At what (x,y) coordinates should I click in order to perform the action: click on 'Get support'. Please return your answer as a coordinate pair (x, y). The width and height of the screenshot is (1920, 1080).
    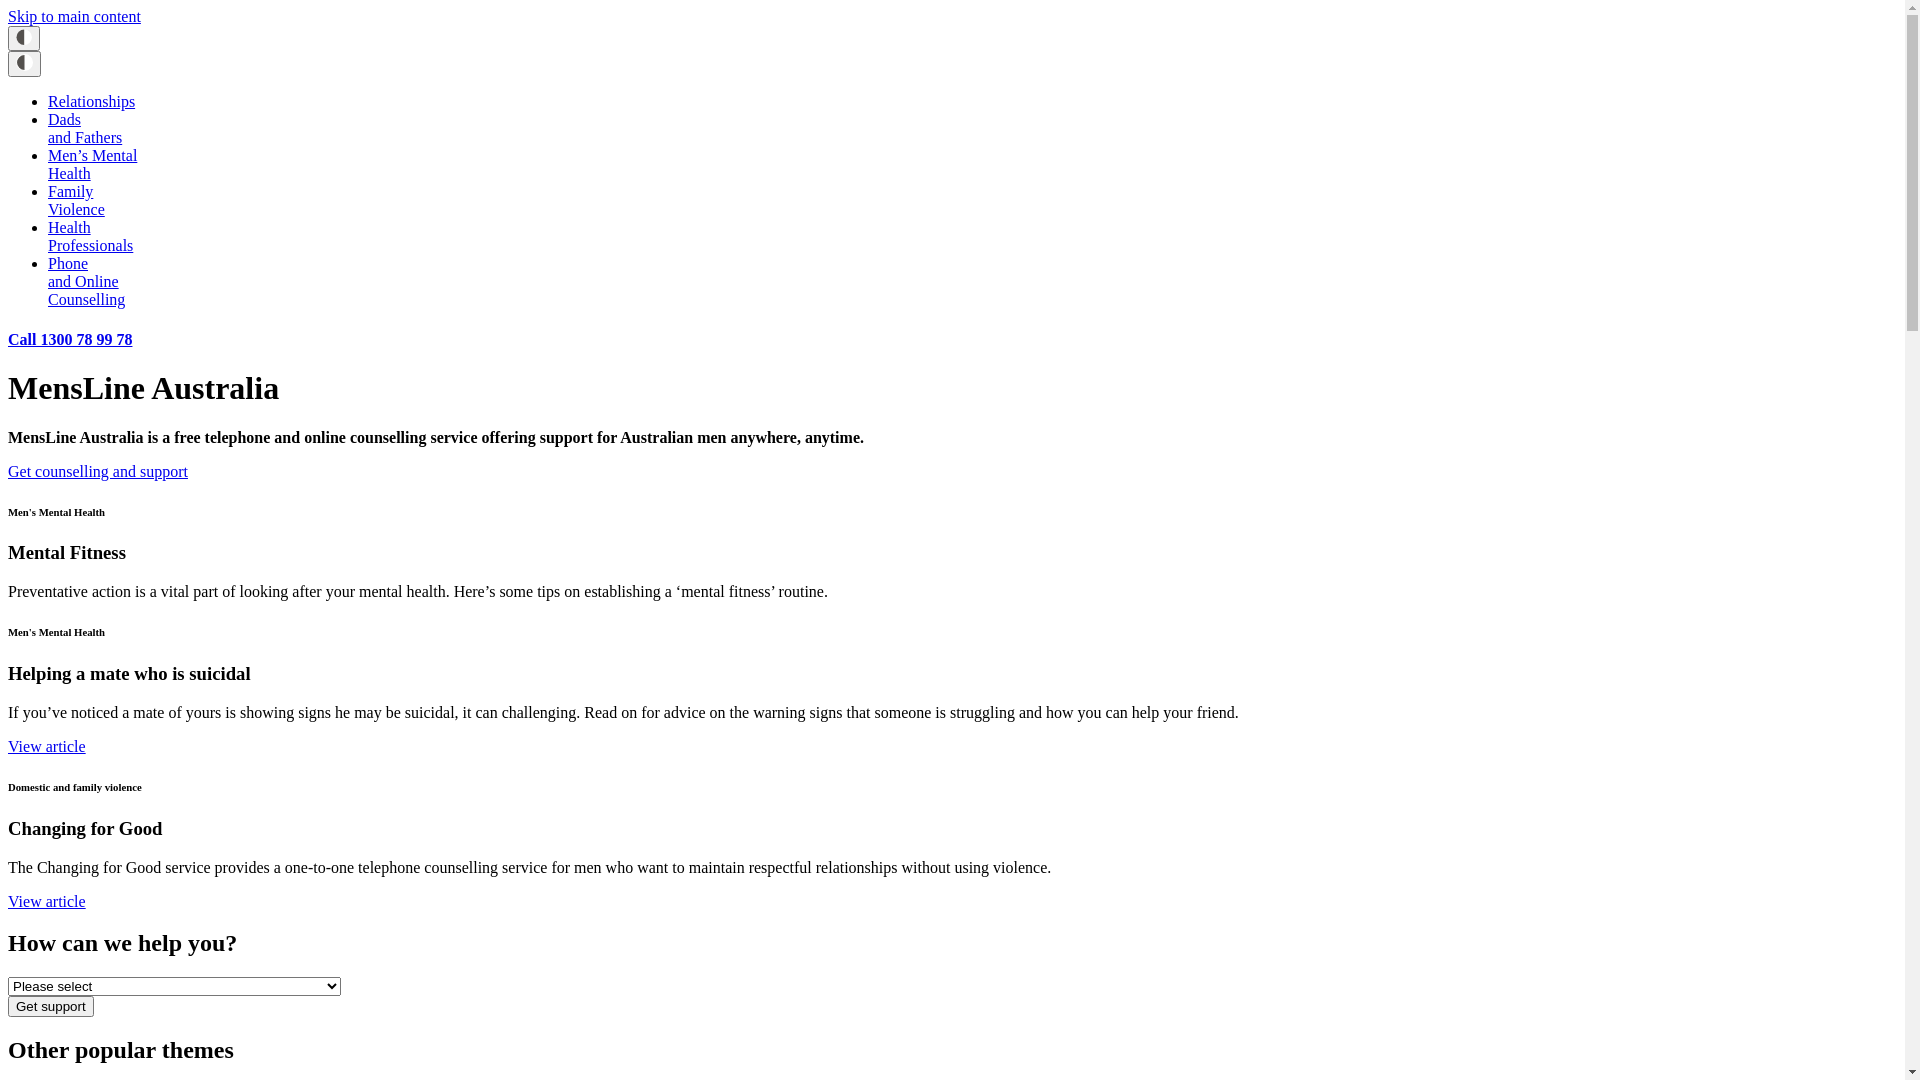
    Looking at the image, I should click on (51, 1006).